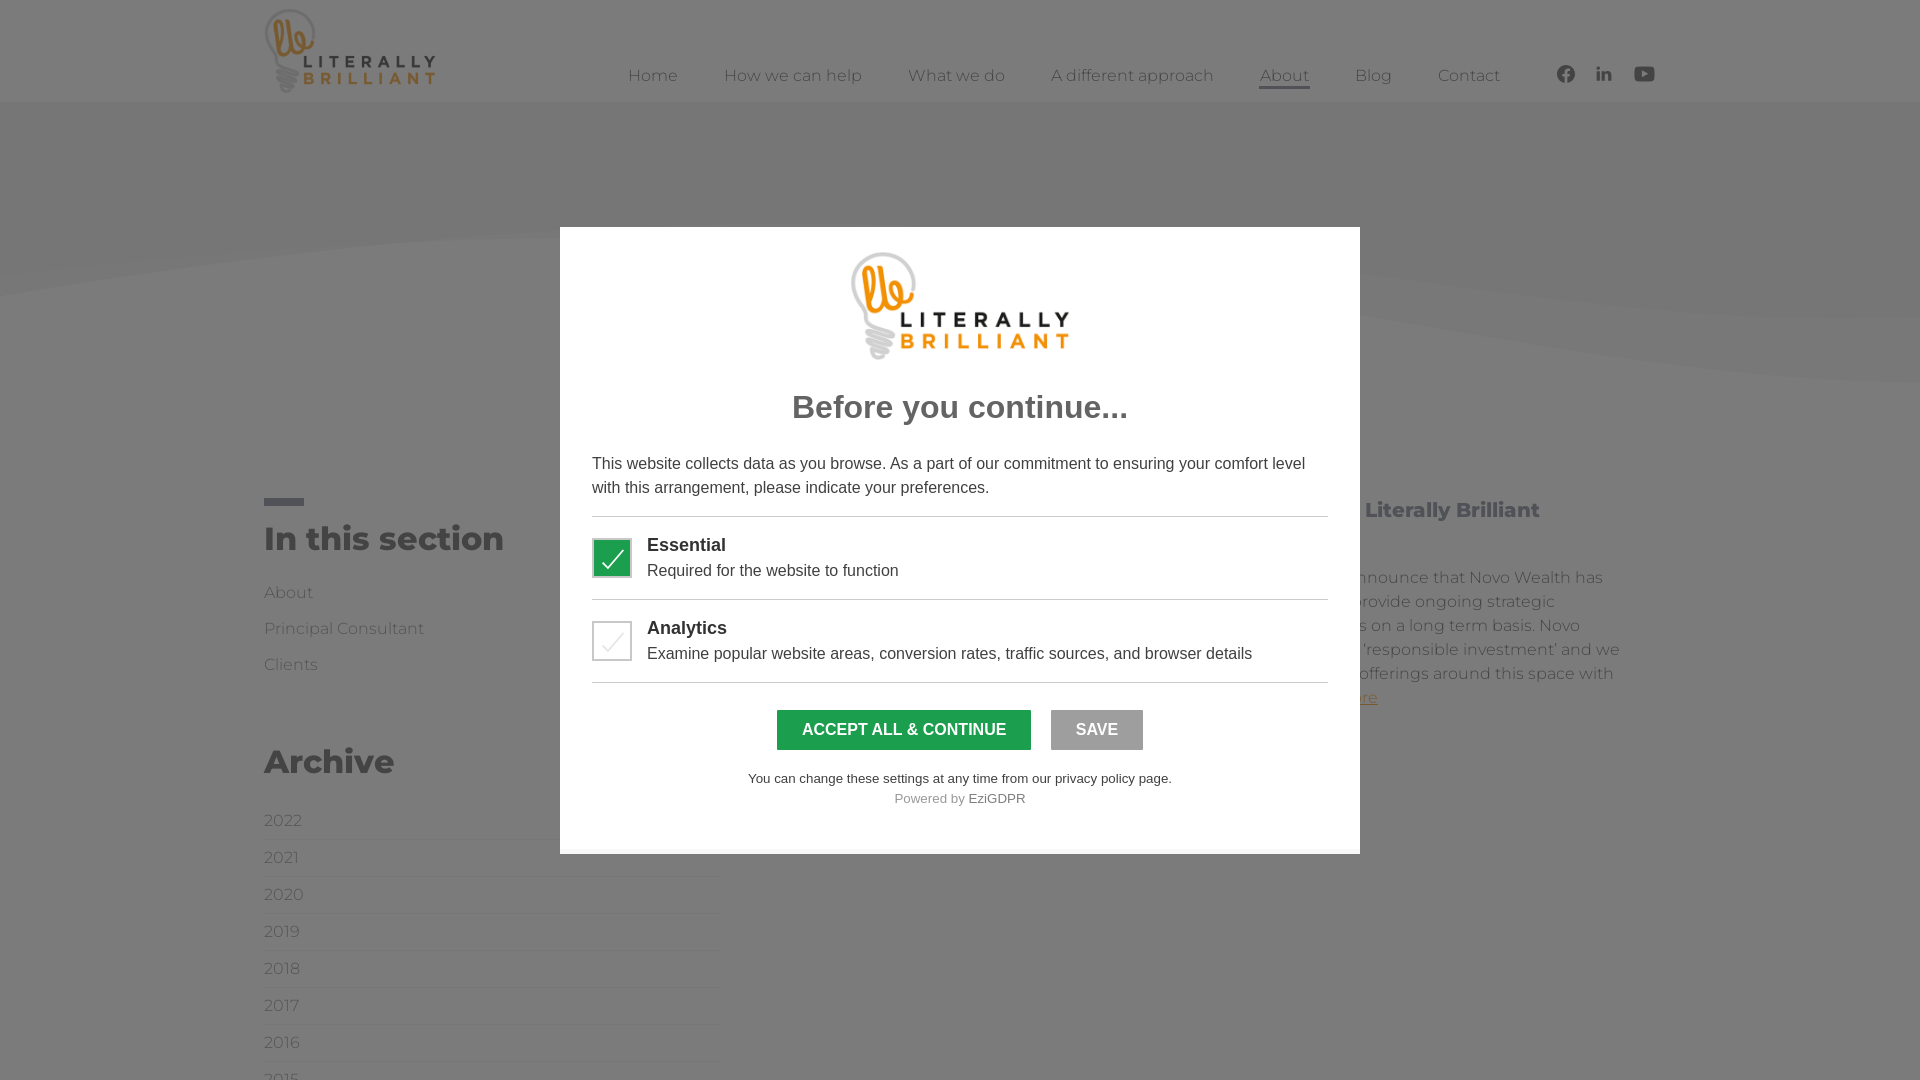  Describe the element at coordinates (282, 893) in the screenshot. I see `'2020'` at that location.